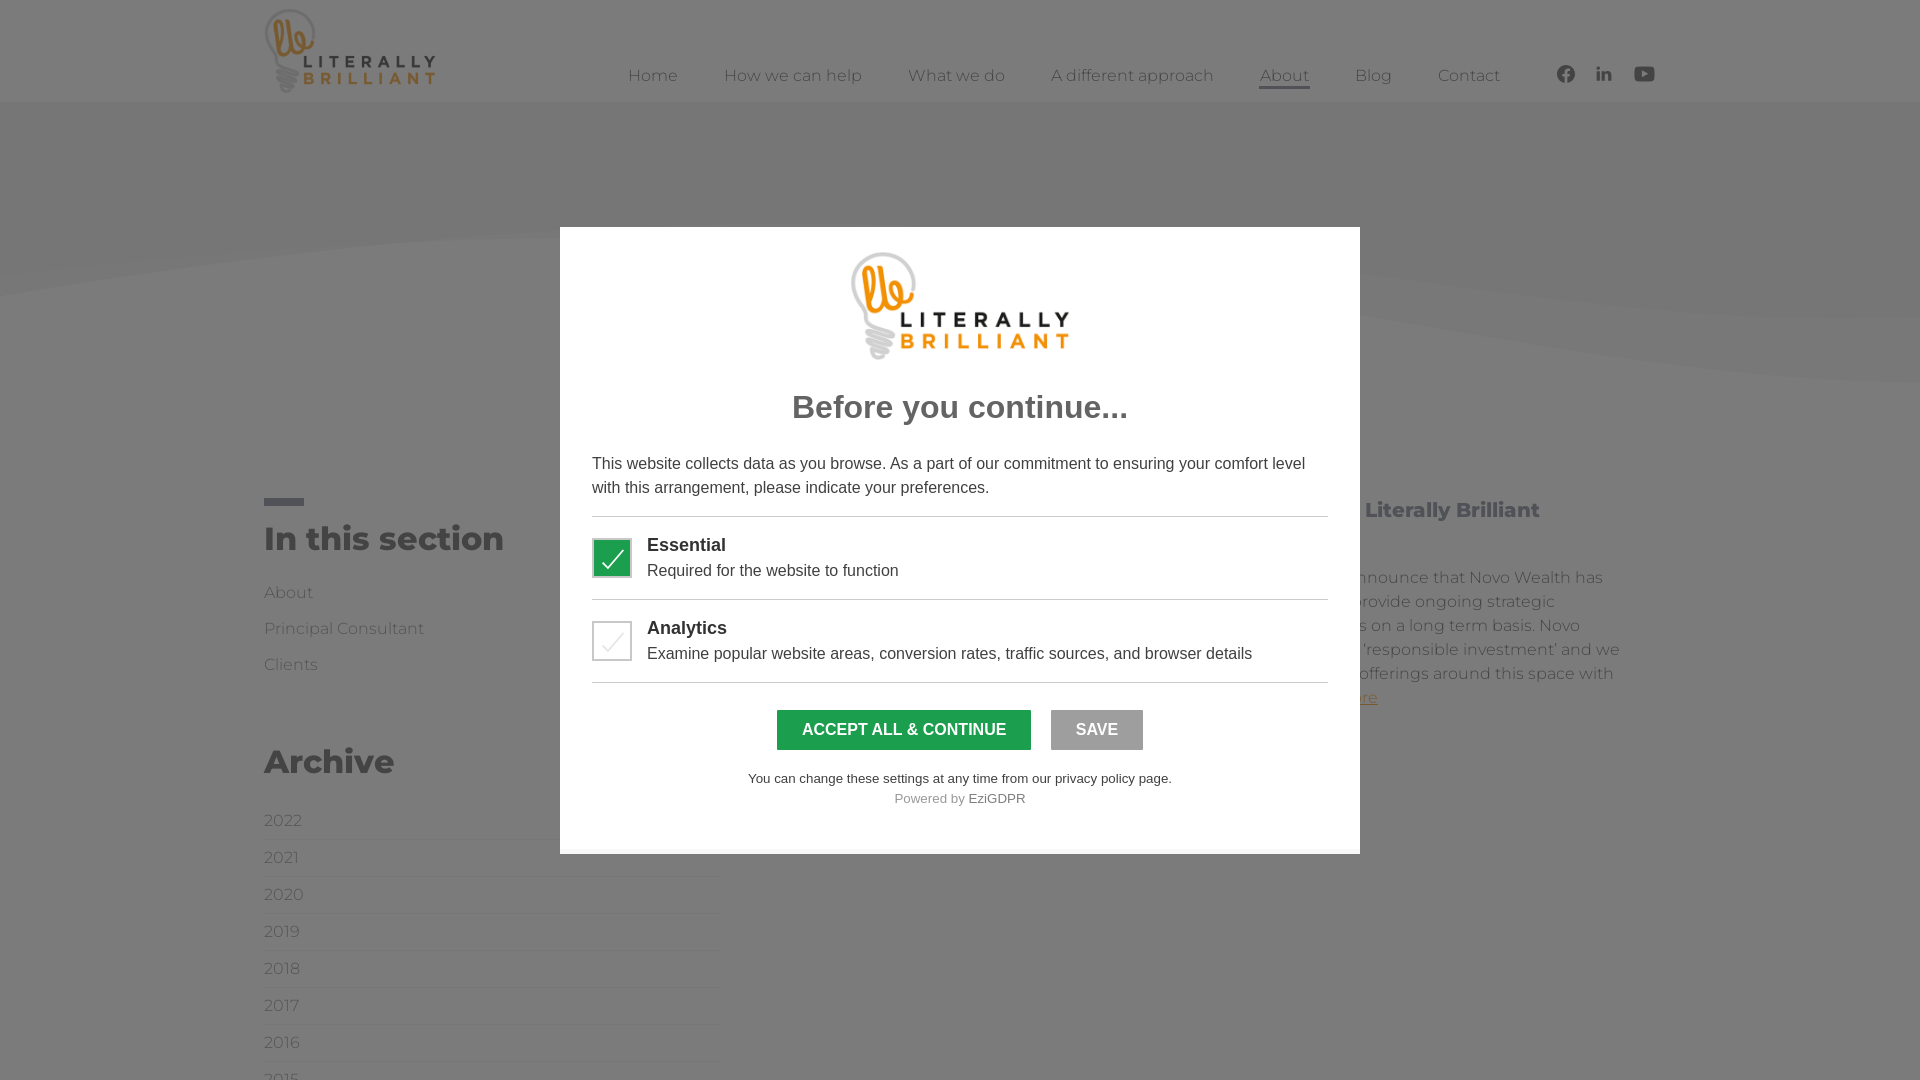  Describe the element at coordinates (282, 893) in the screenshot. I see `'2020'` at that location.